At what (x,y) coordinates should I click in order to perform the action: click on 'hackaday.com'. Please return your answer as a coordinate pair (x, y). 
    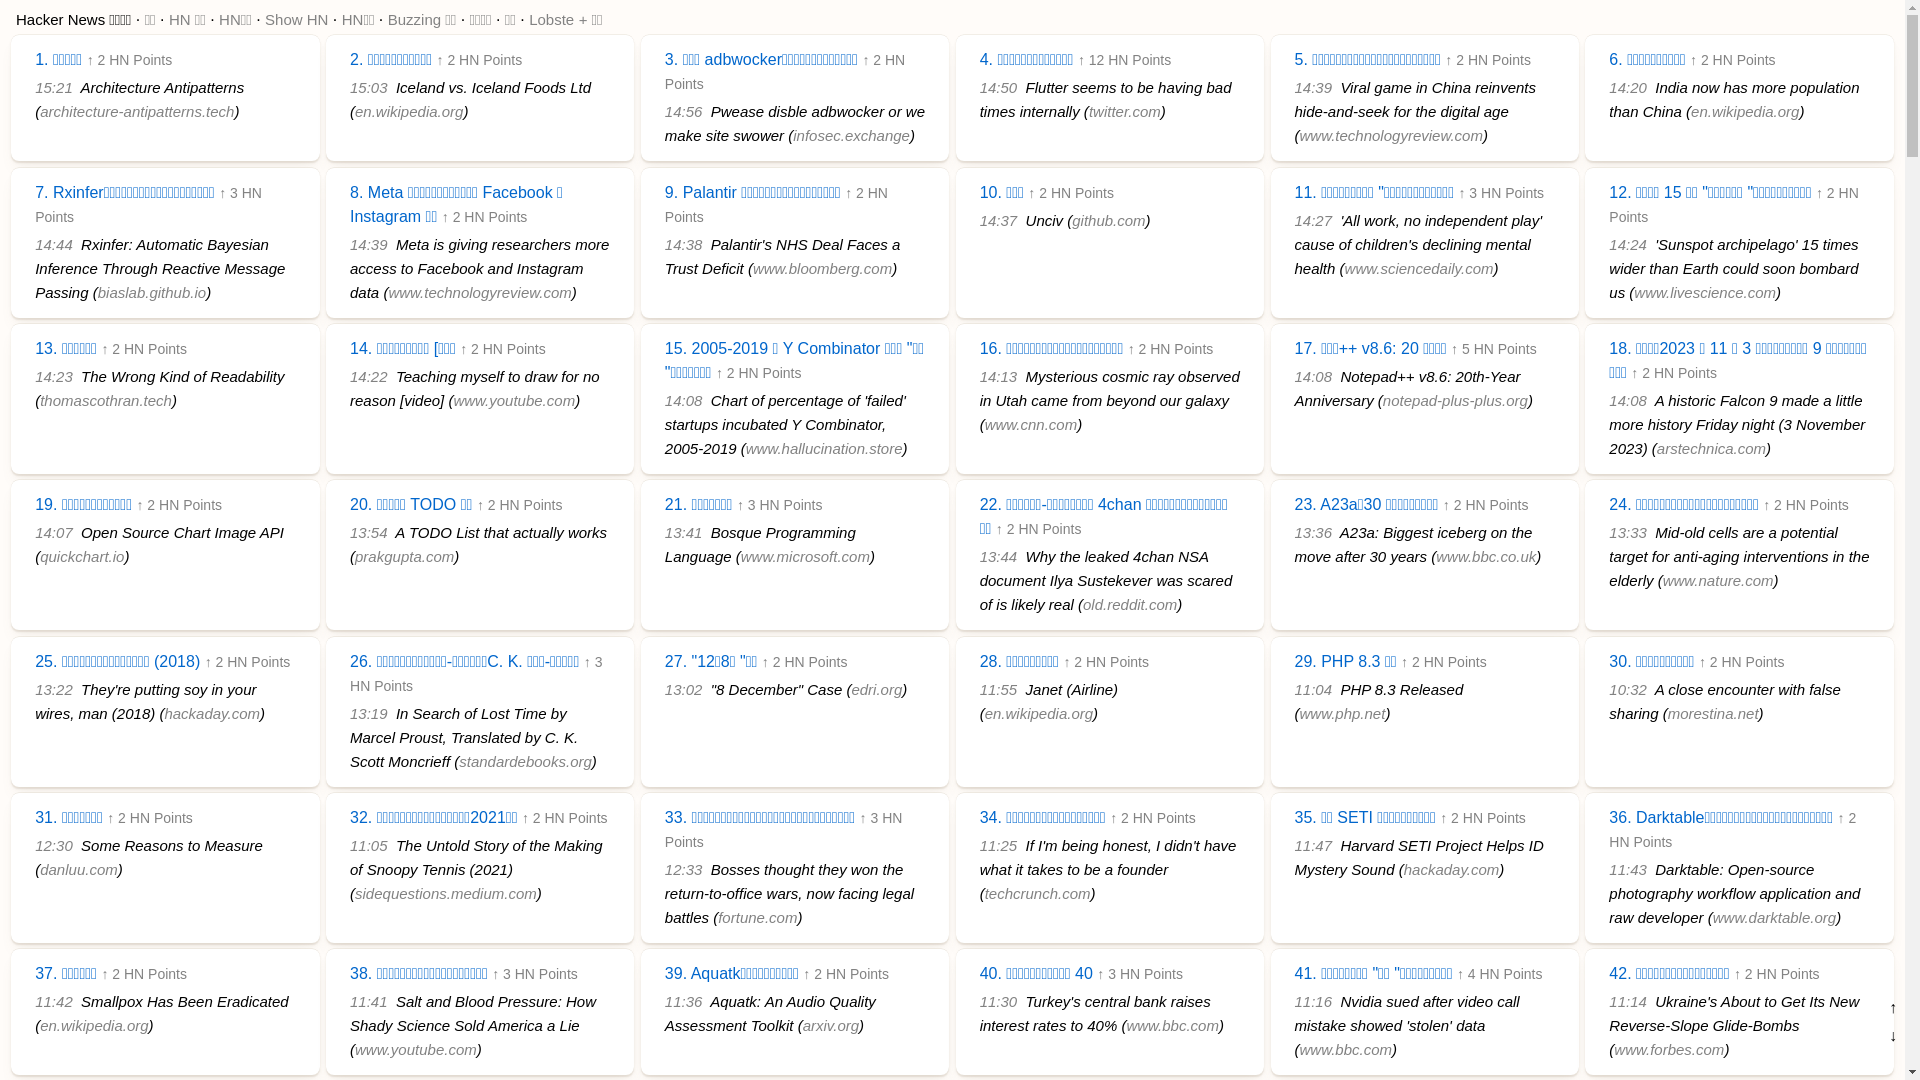
    Looking at the image, I should click on (211, 712).